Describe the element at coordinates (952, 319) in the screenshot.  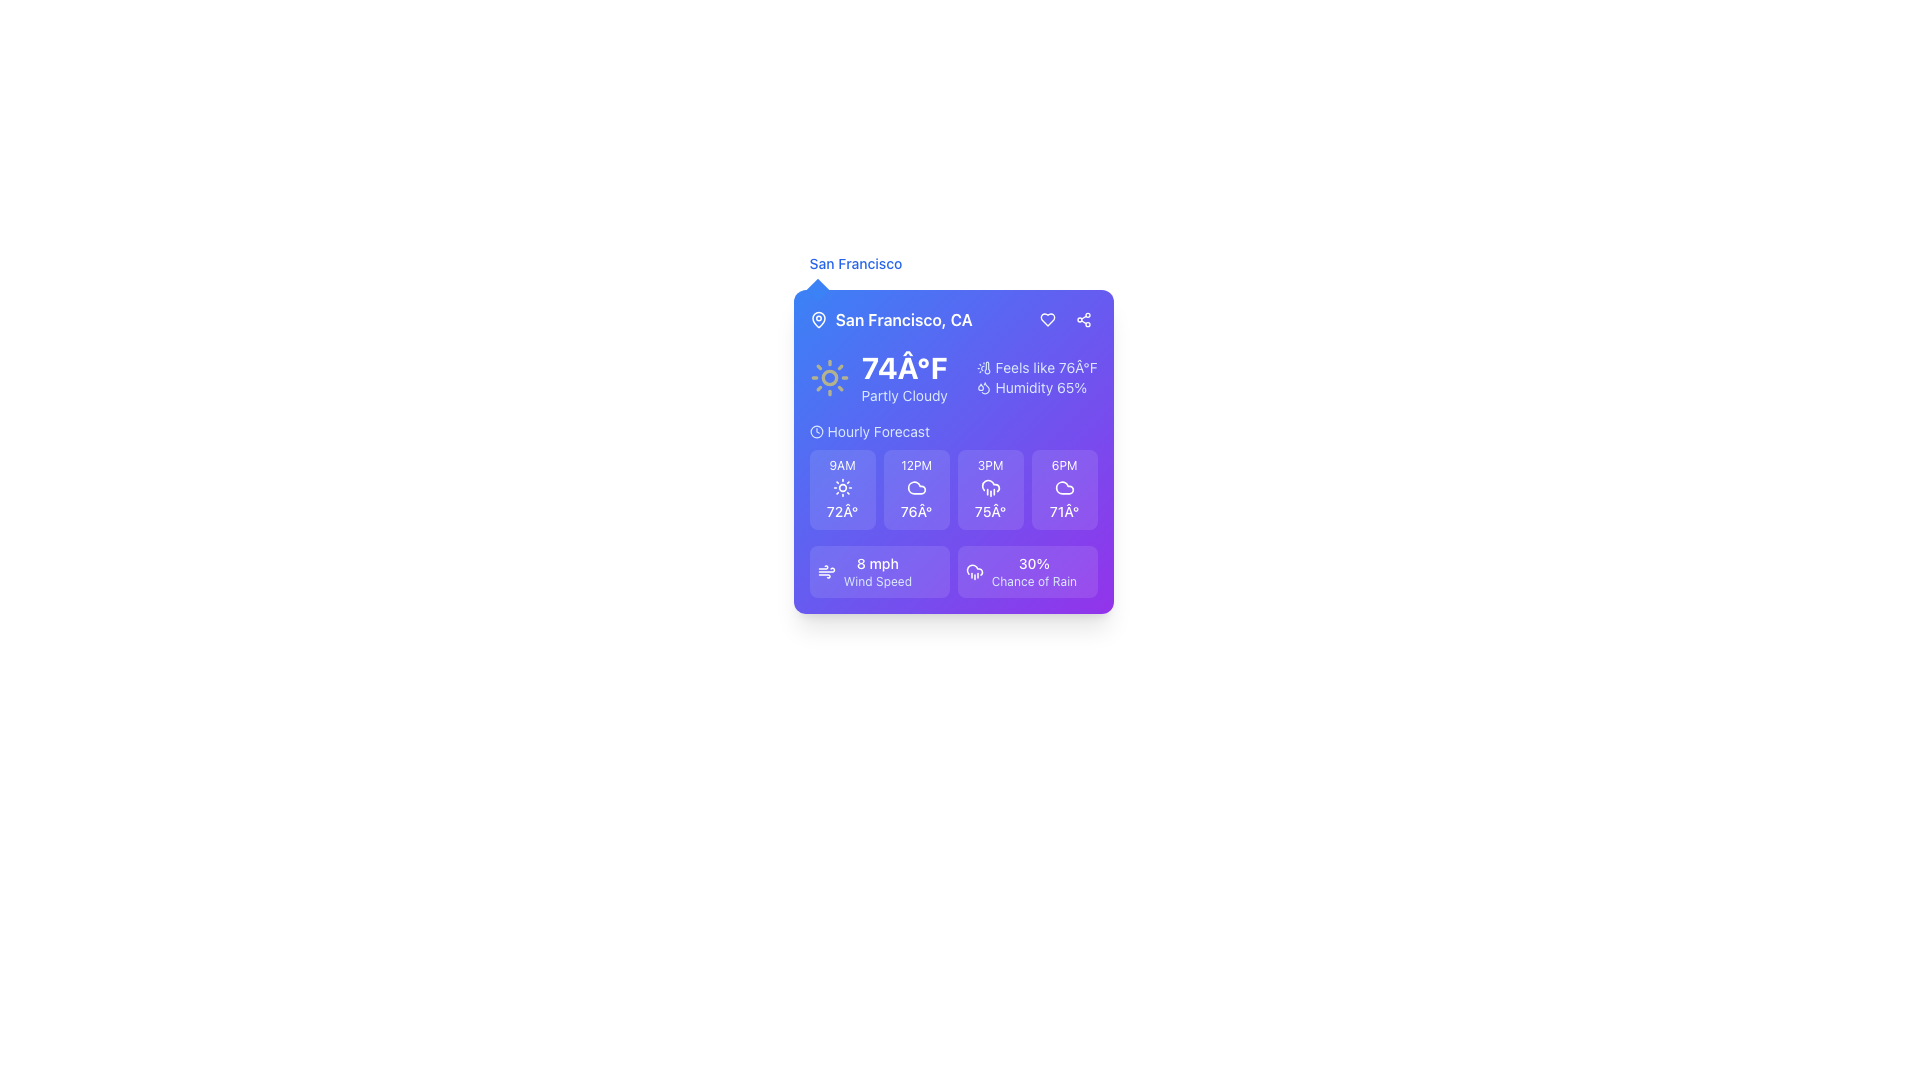
I see `the text label reading 'San Francisco, CA' with a map pin icon, located at the top center of the card interface` at that location.